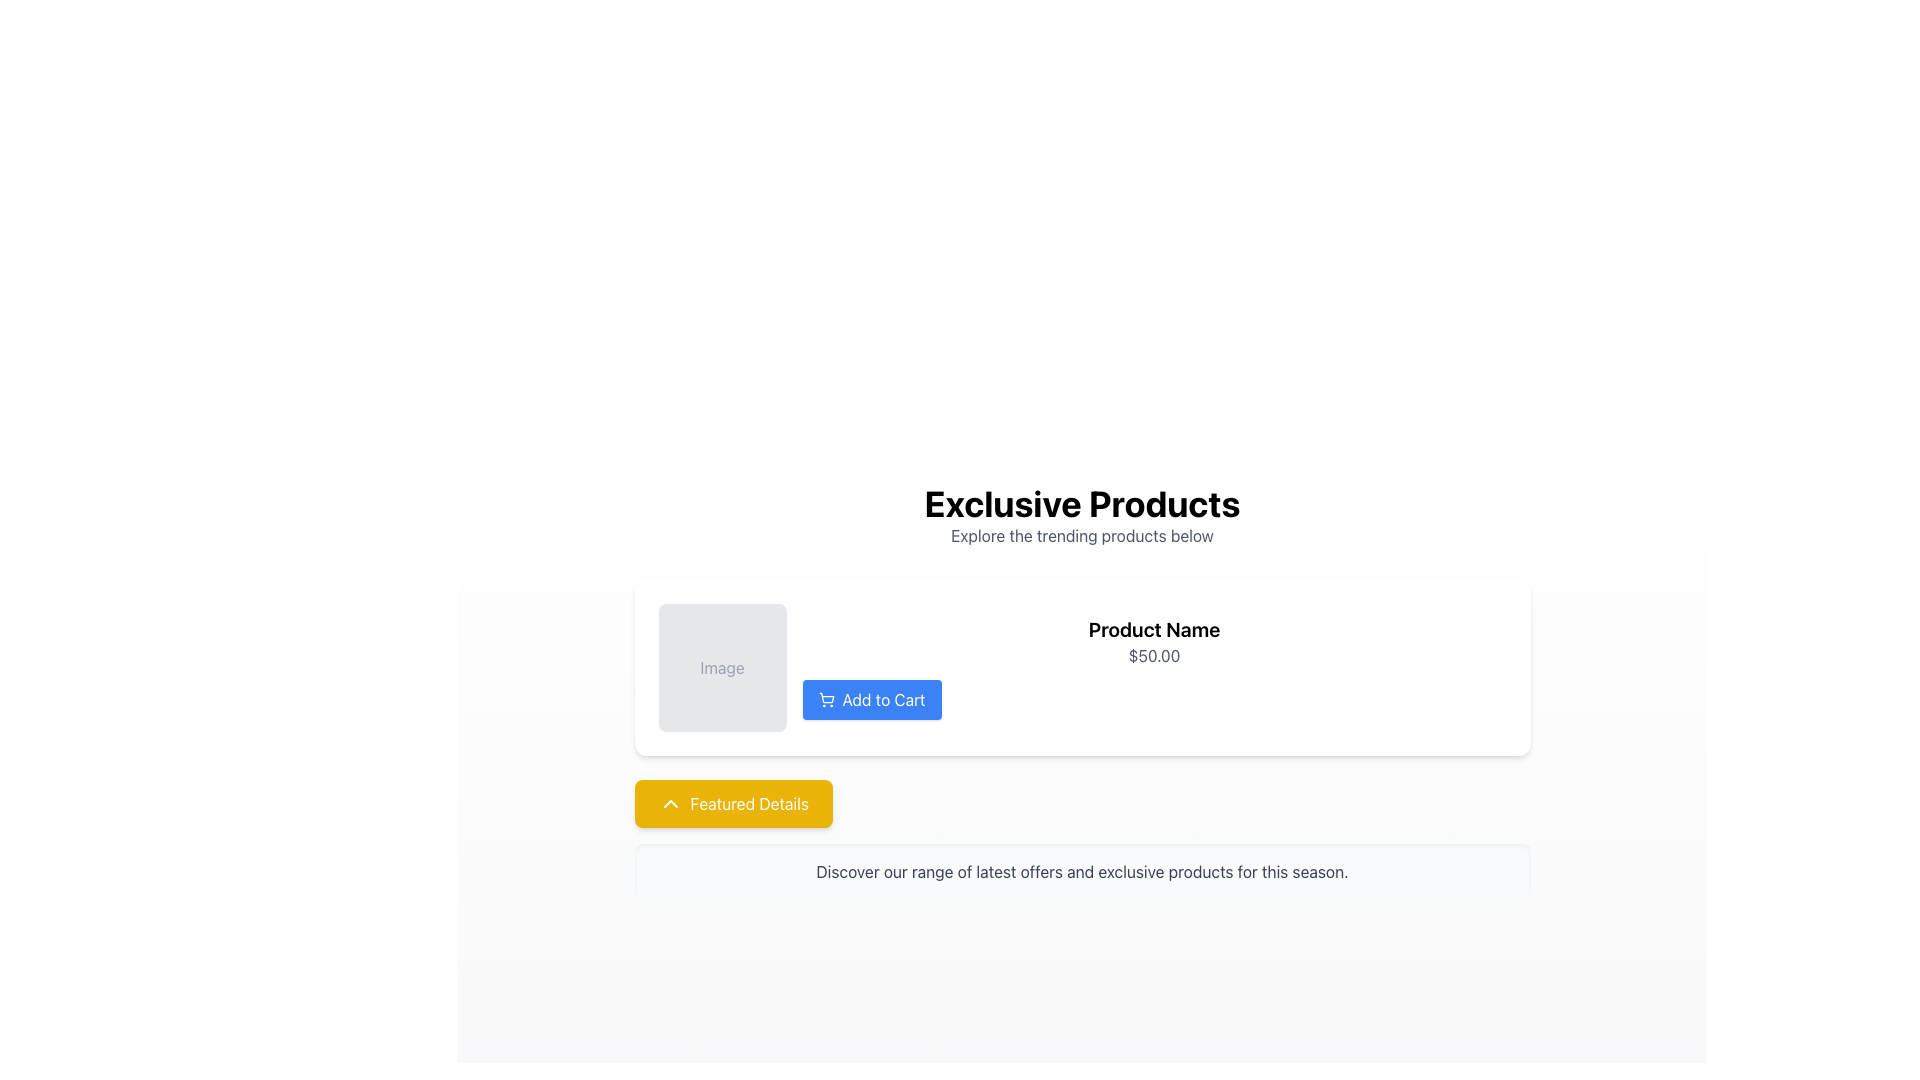  Describe the element at coordinates (1154, 667) in the screenshot. I see `product details from the panel that contains the product name, price, and an 'Add to Cart' button` at that location.